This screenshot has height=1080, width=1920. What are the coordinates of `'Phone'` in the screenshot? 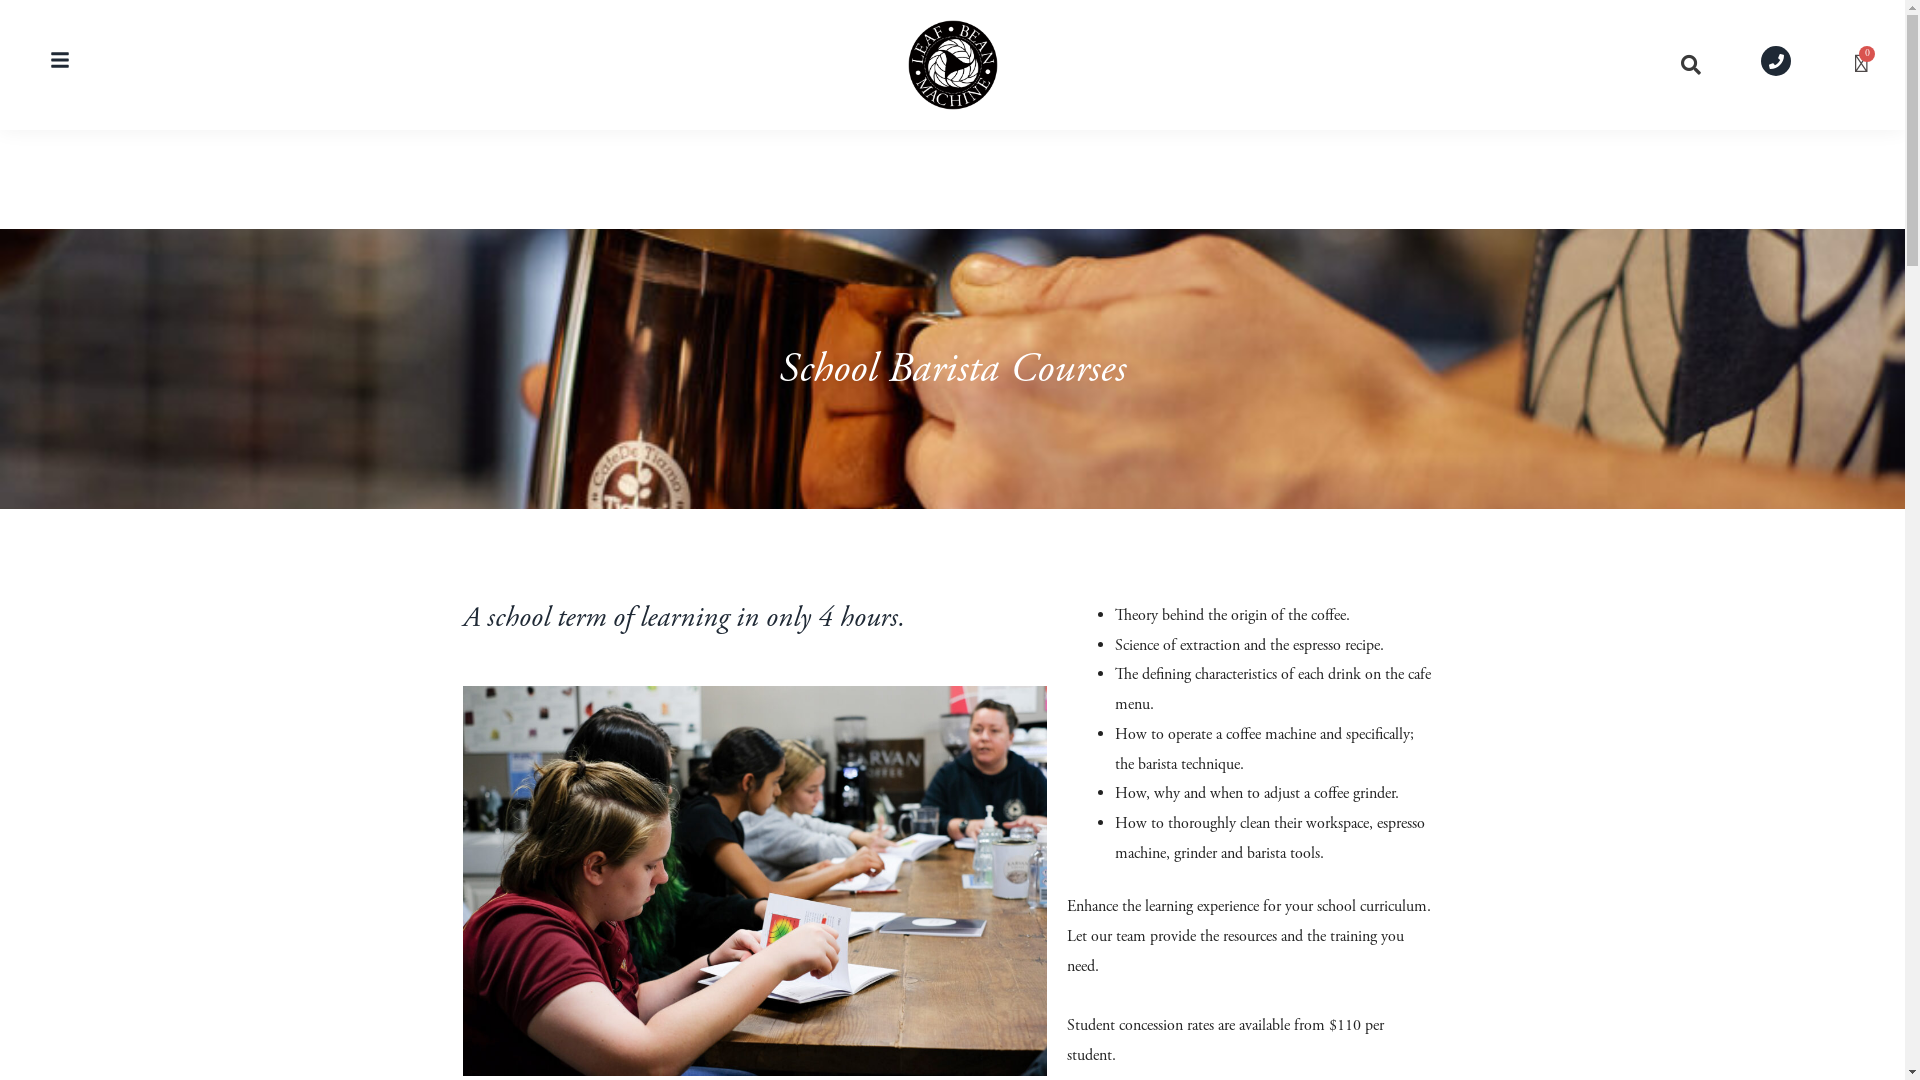 It's located at (1761, 60).